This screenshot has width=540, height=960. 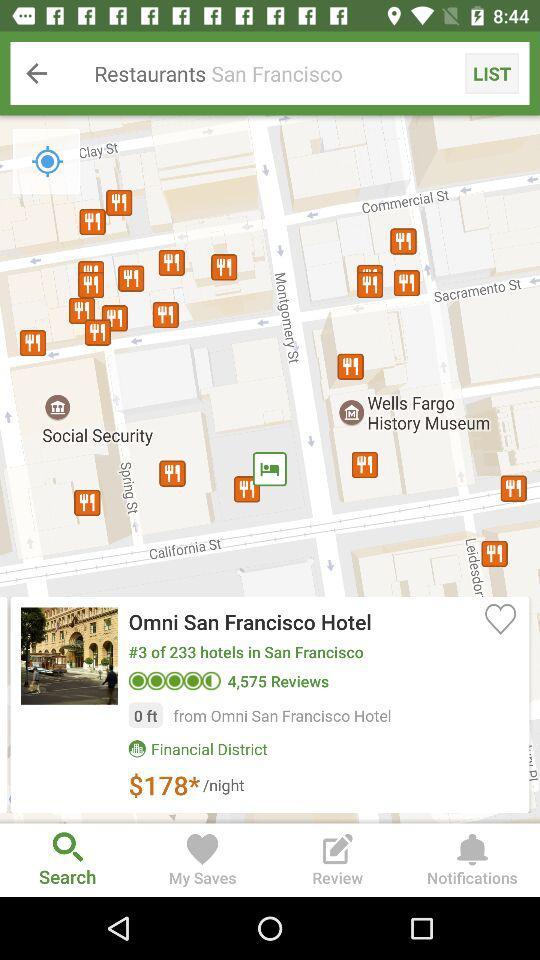 What do you see at coordinates (47, 160) in the screenshot?
I see `the location_crosshair icon` at bounding box center [47, 160].